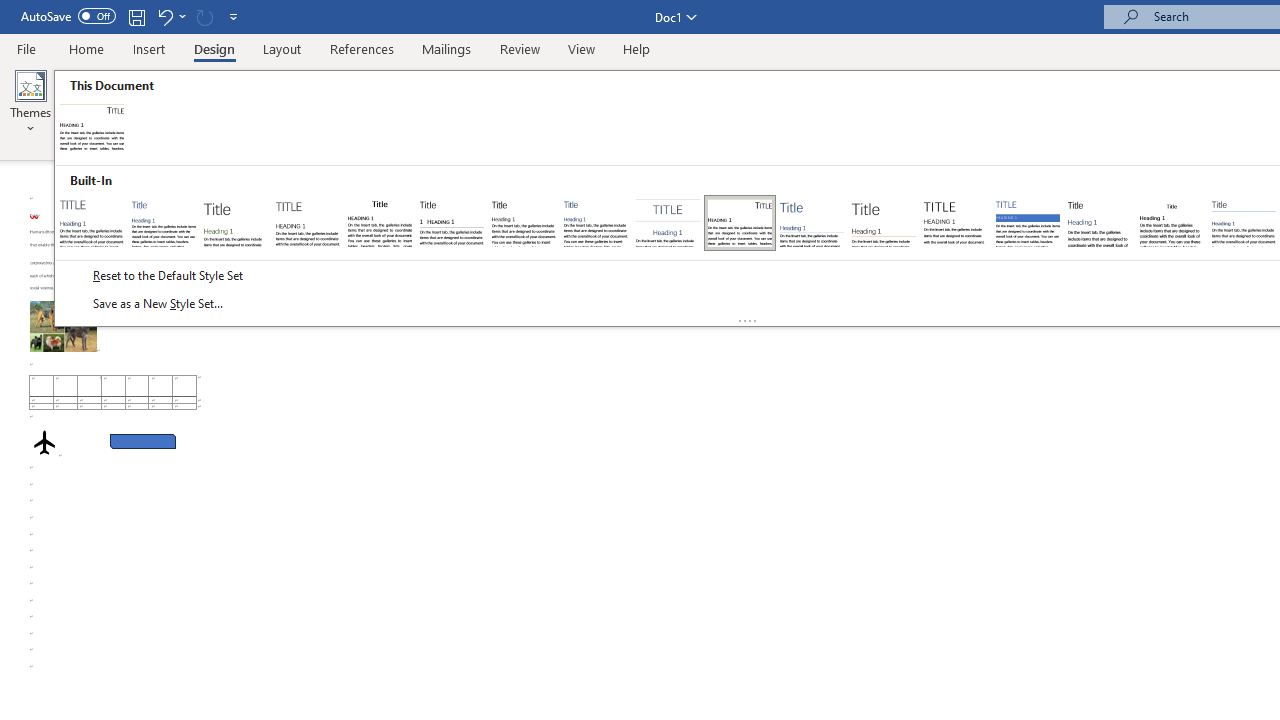 This screenshot has width=1280, height=720. Describe the element at coordinates (170, 16) in the screenshot. I see `'Undo Apply Quick Style Set'` at that location.